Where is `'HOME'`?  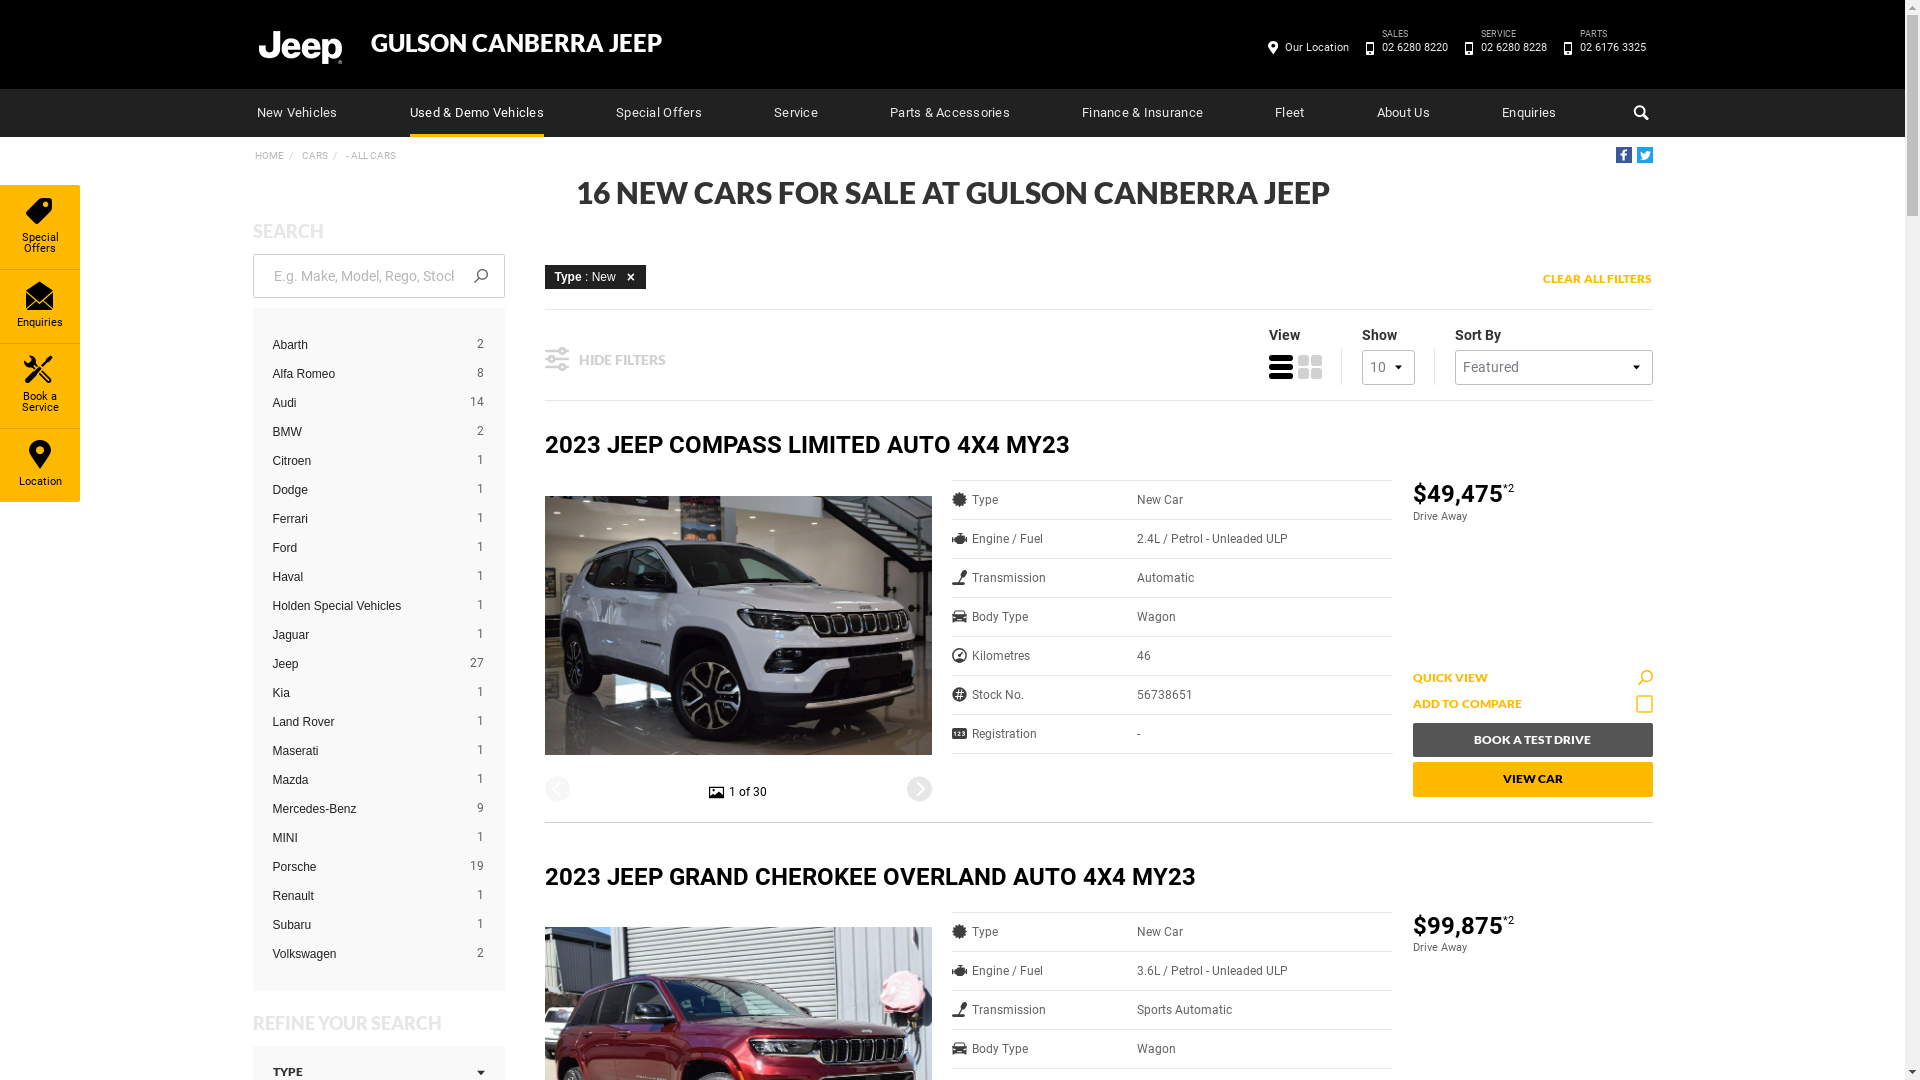 'HOME' is located at coordinates (267, 154).